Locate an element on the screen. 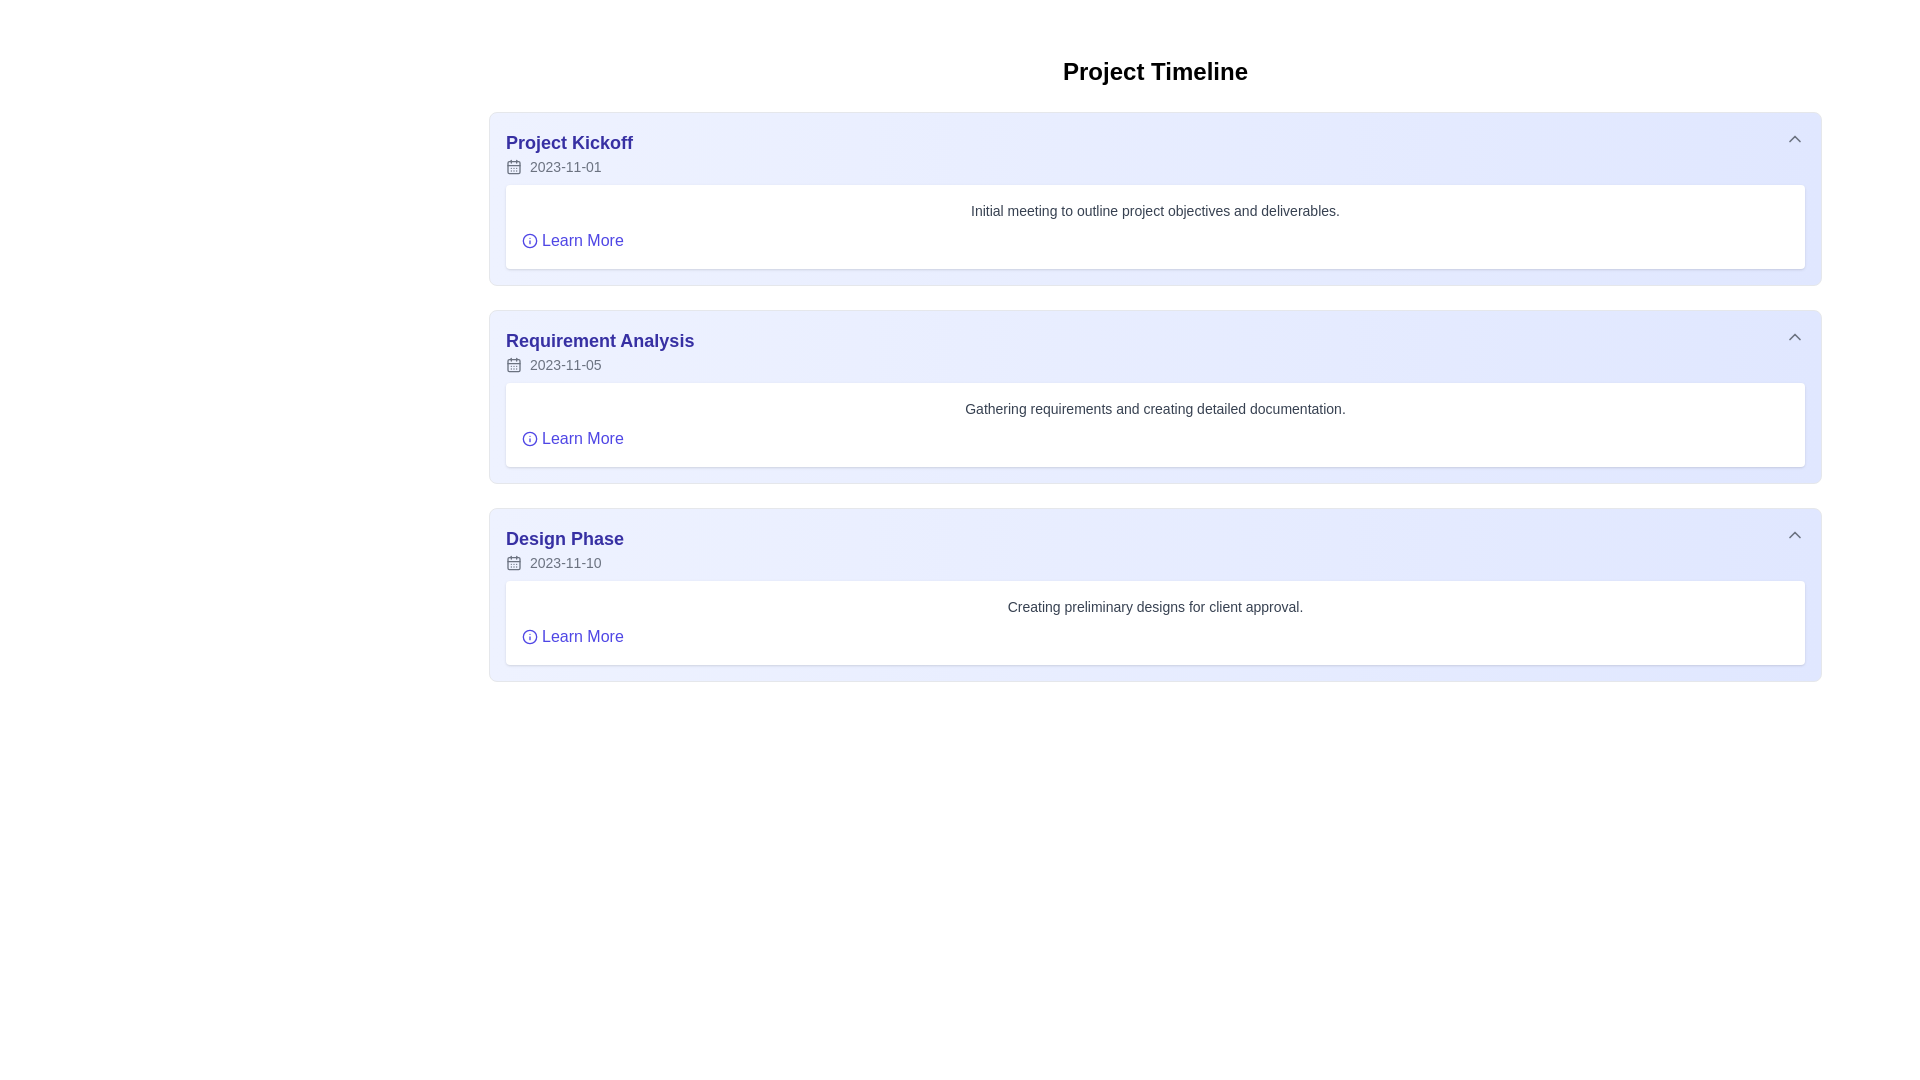  the circular vector graphic (SVG element) located in the third section of the timeline under the 'Design Phase' heading, near the 'Learn More' link is located at coordinates (529, 636).